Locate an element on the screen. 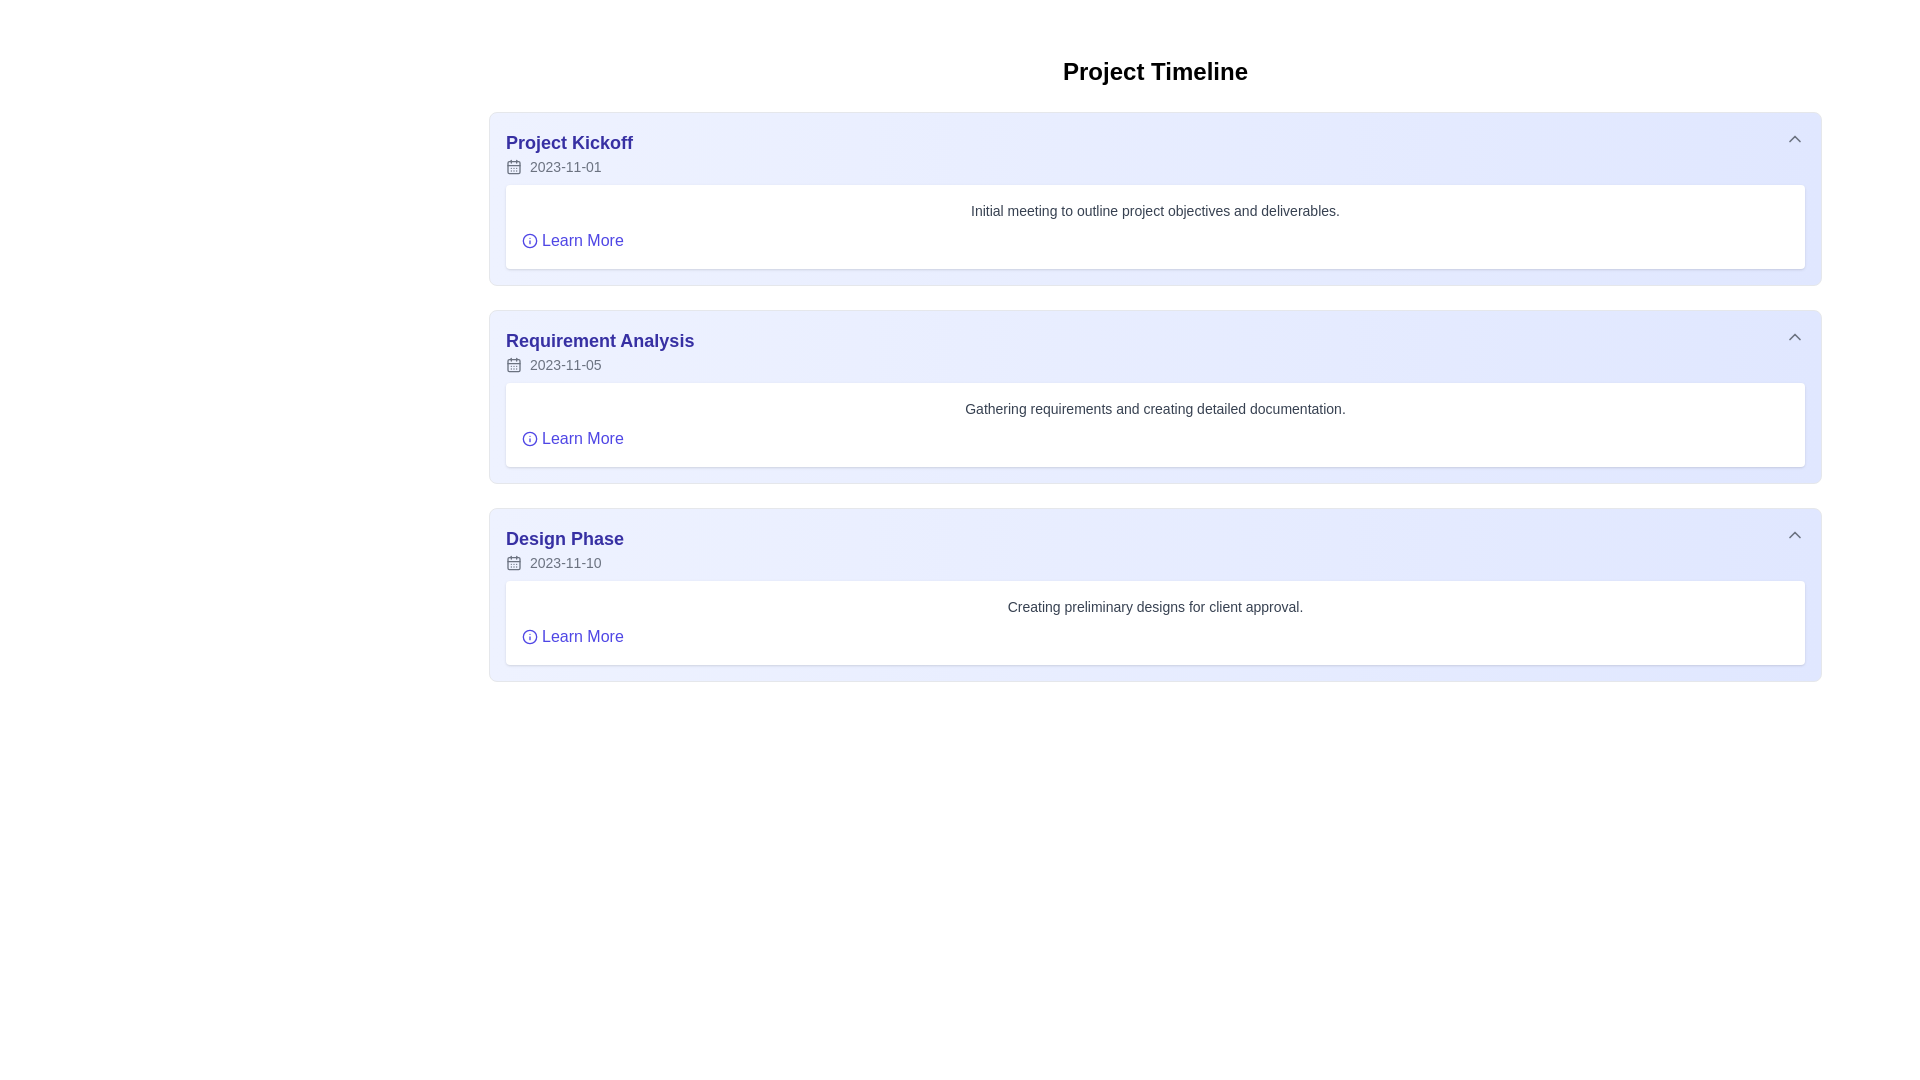  the circular vector graphic (SVG element) located in the third section of the timeline under the 'Design Phase' heading, near the 'Learn More' link is located at coordinates (529, 636).